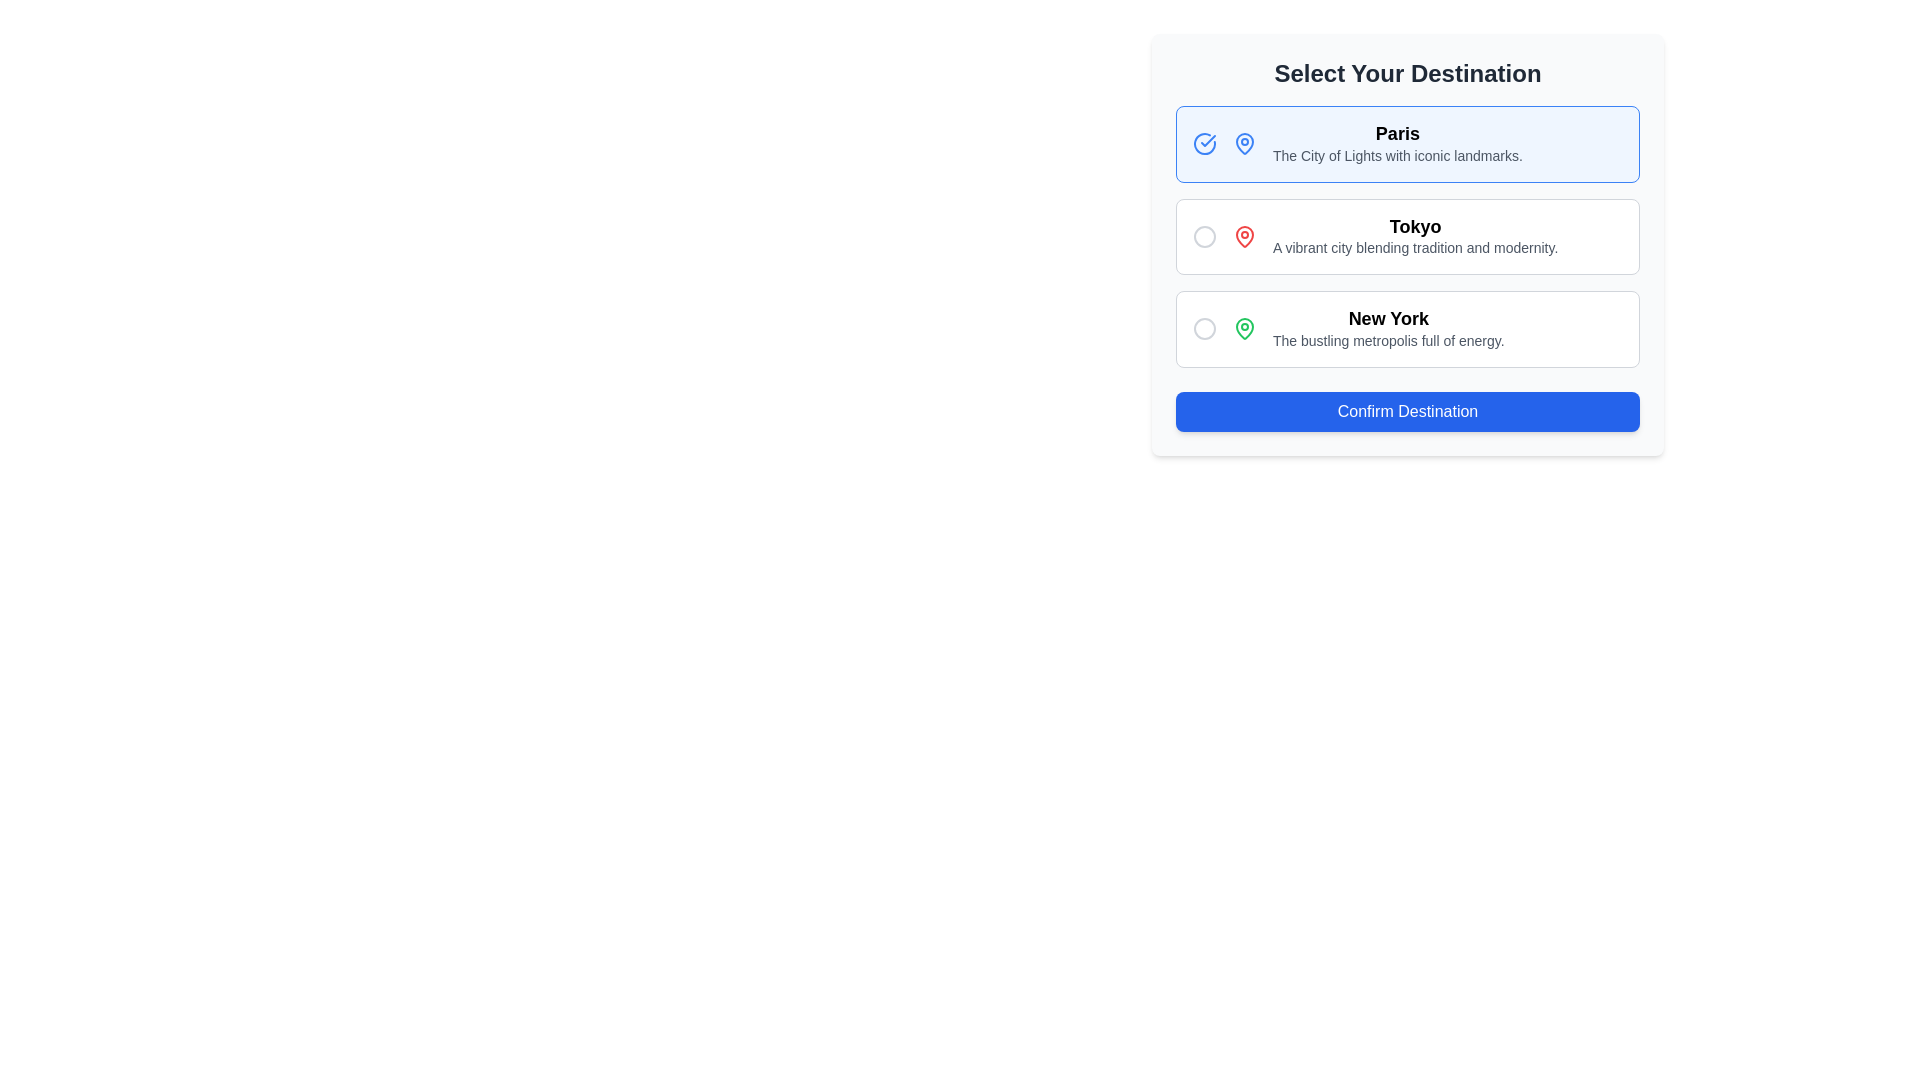 The image size is (1920, 1080). Describe the element at coordinates (1387, 318) in the screenshot. I see `the title text for the New York section, which is located above the description text 'The bustling metropolis full of energy.' in the 'Select Your Destination' form` at that location.